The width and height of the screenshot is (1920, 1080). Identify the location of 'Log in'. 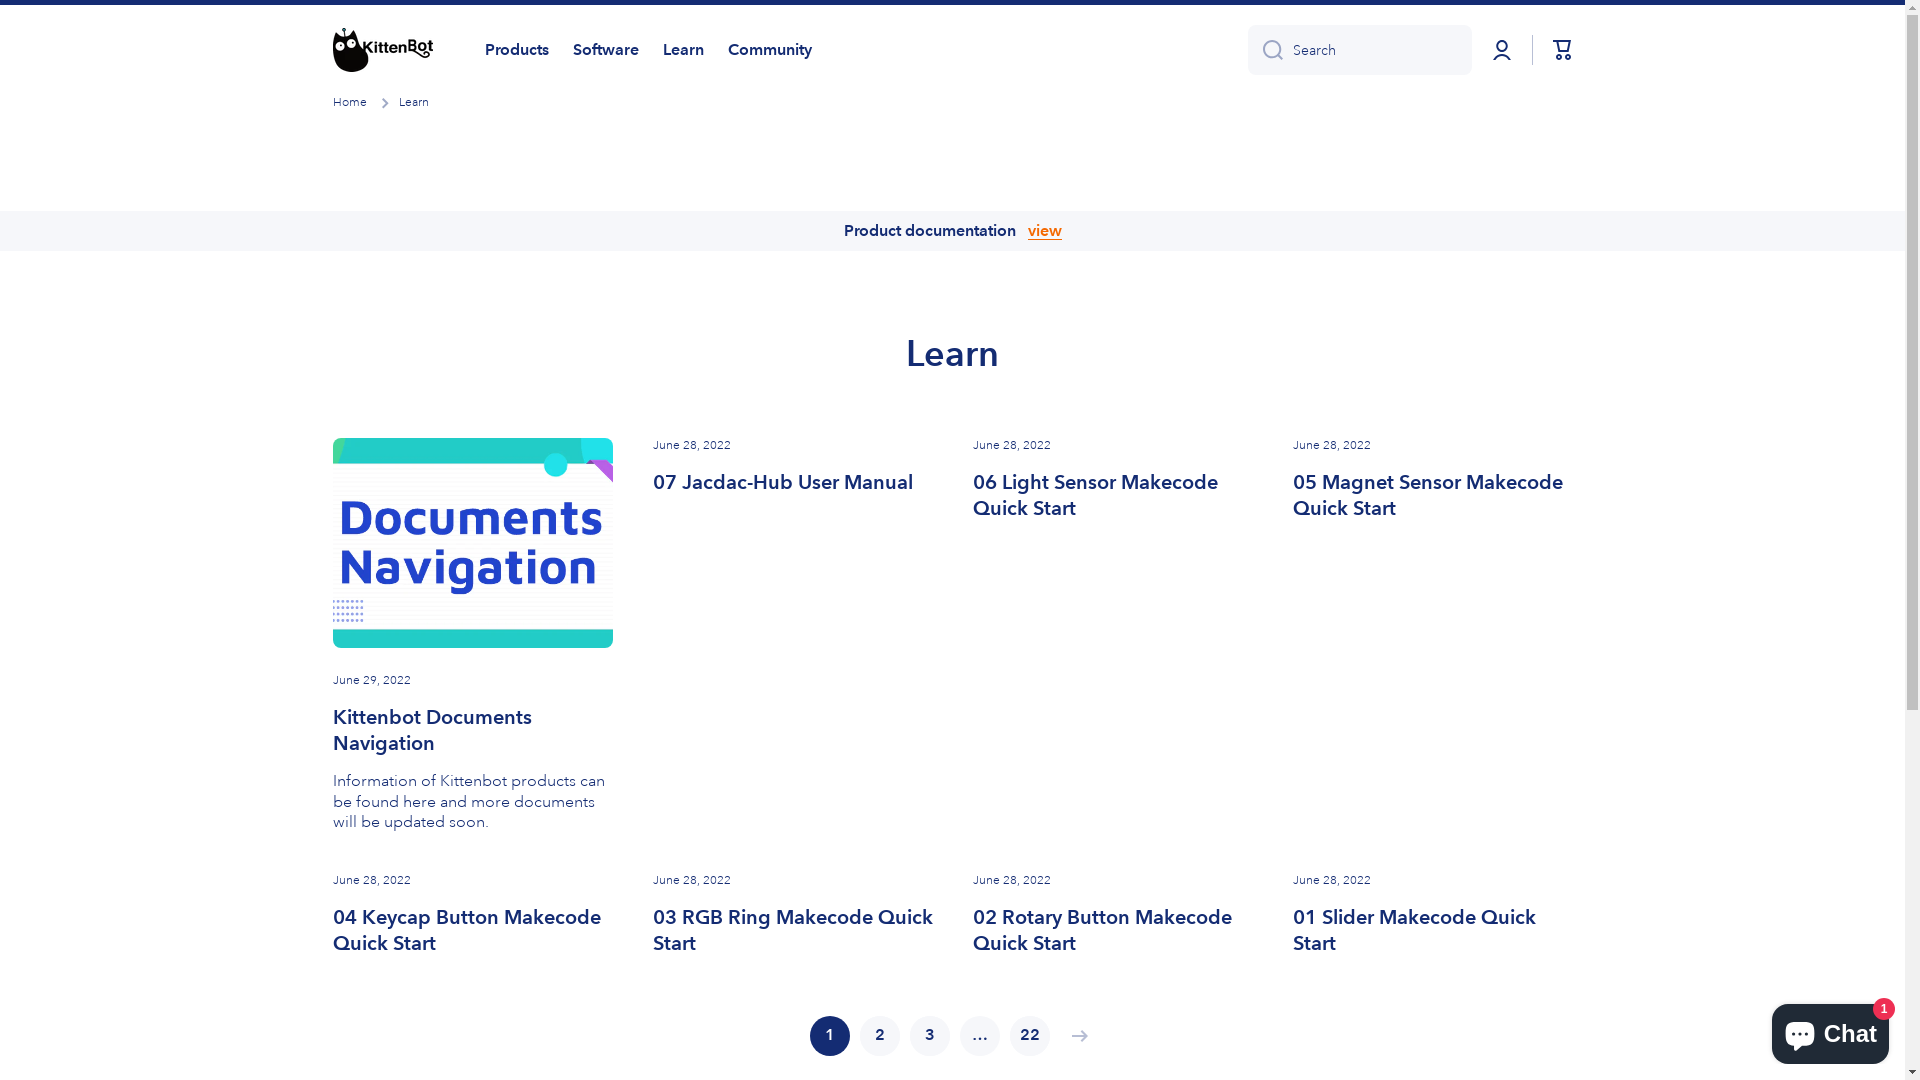
(1502, 49).